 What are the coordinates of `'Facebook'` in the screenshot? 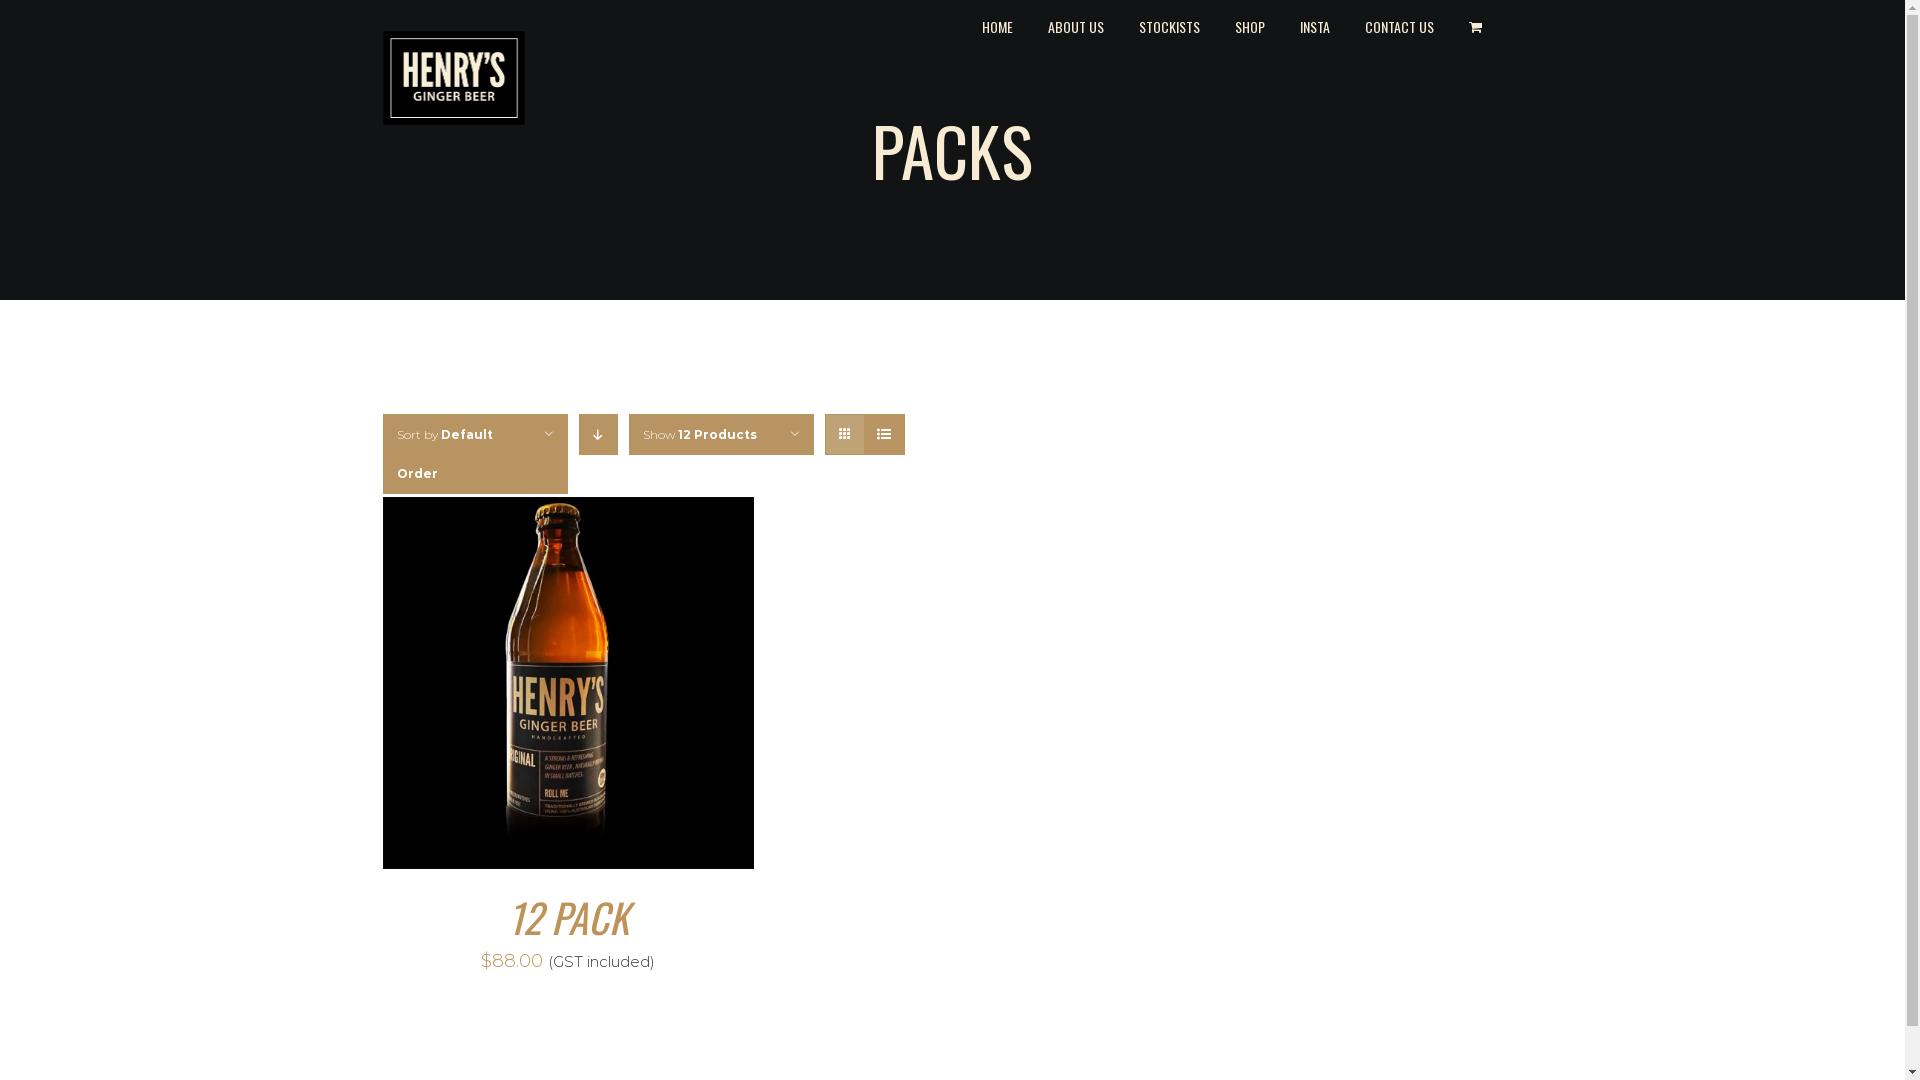 It's located at (911, 813).